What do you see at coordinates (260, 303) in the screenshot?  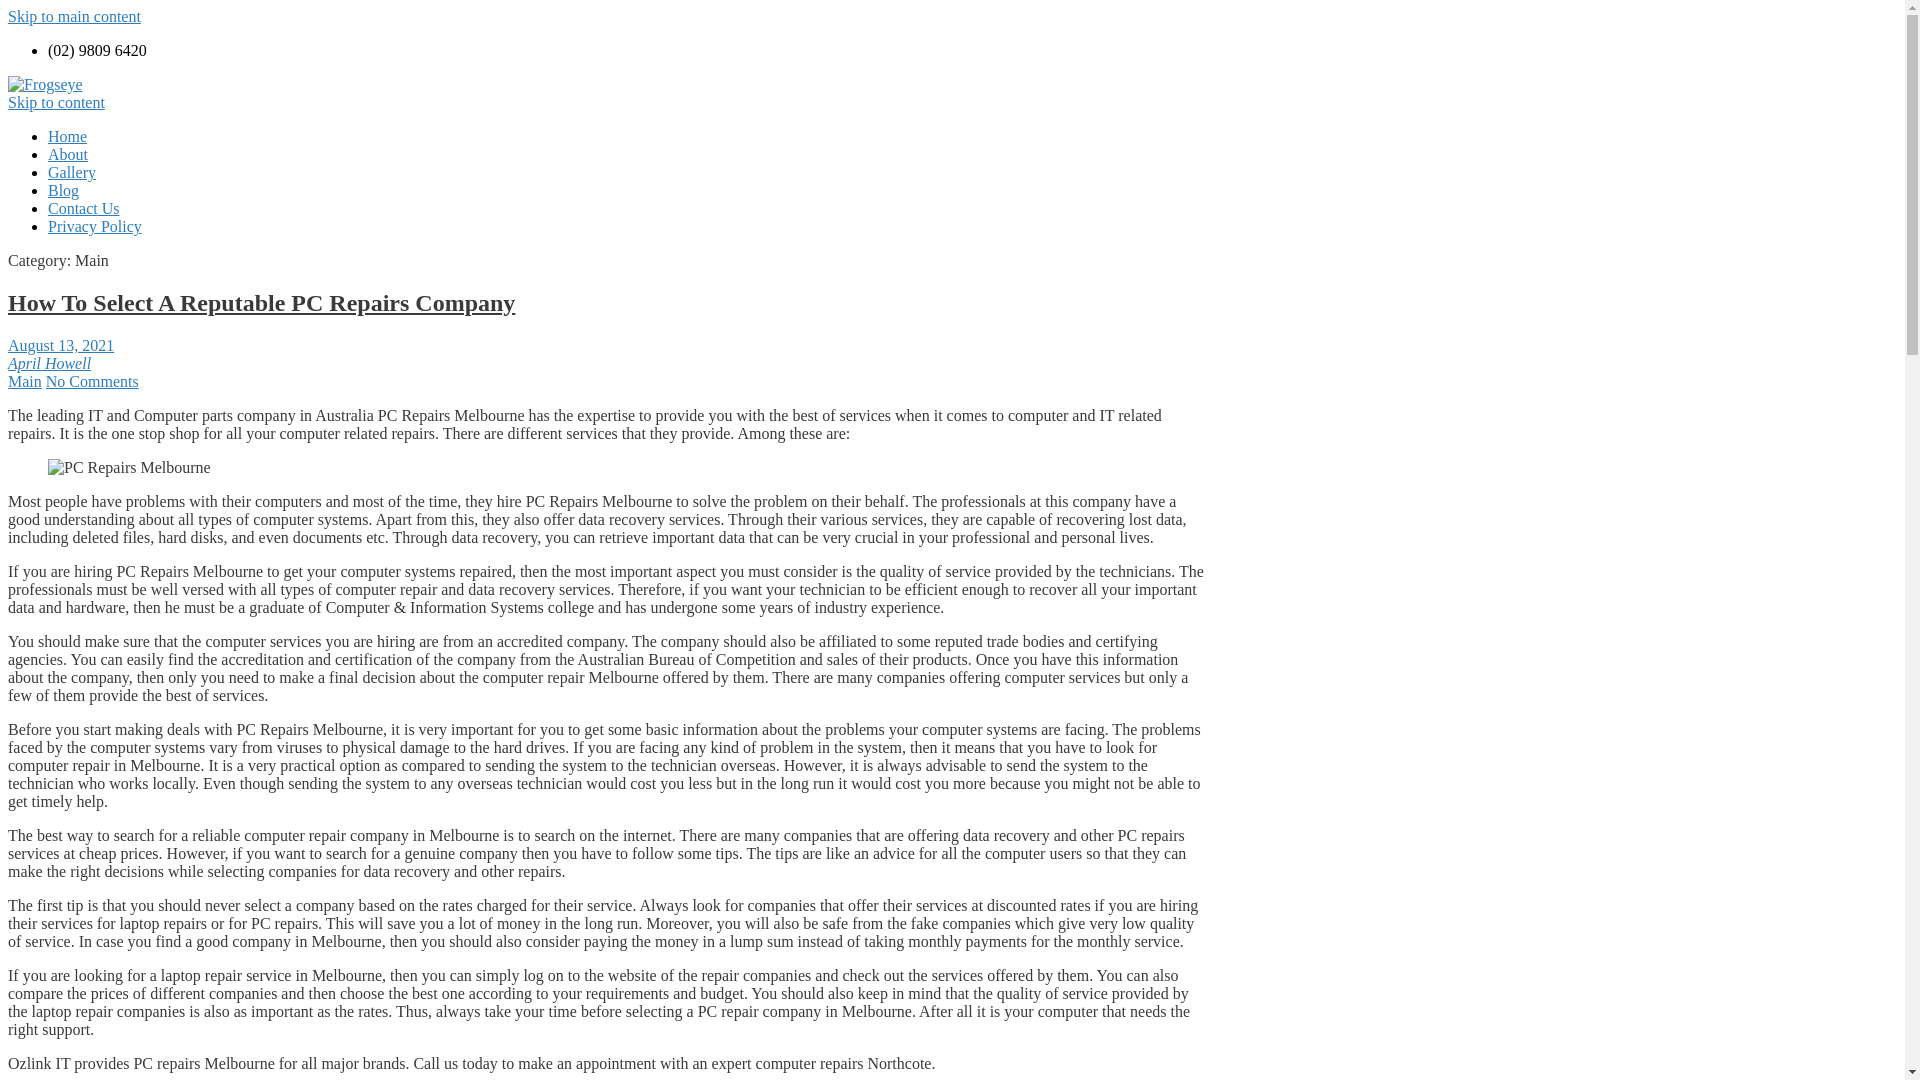 I see `'How To Select A Reputable PC Repairs Company'` at bounding box center [260, 303].